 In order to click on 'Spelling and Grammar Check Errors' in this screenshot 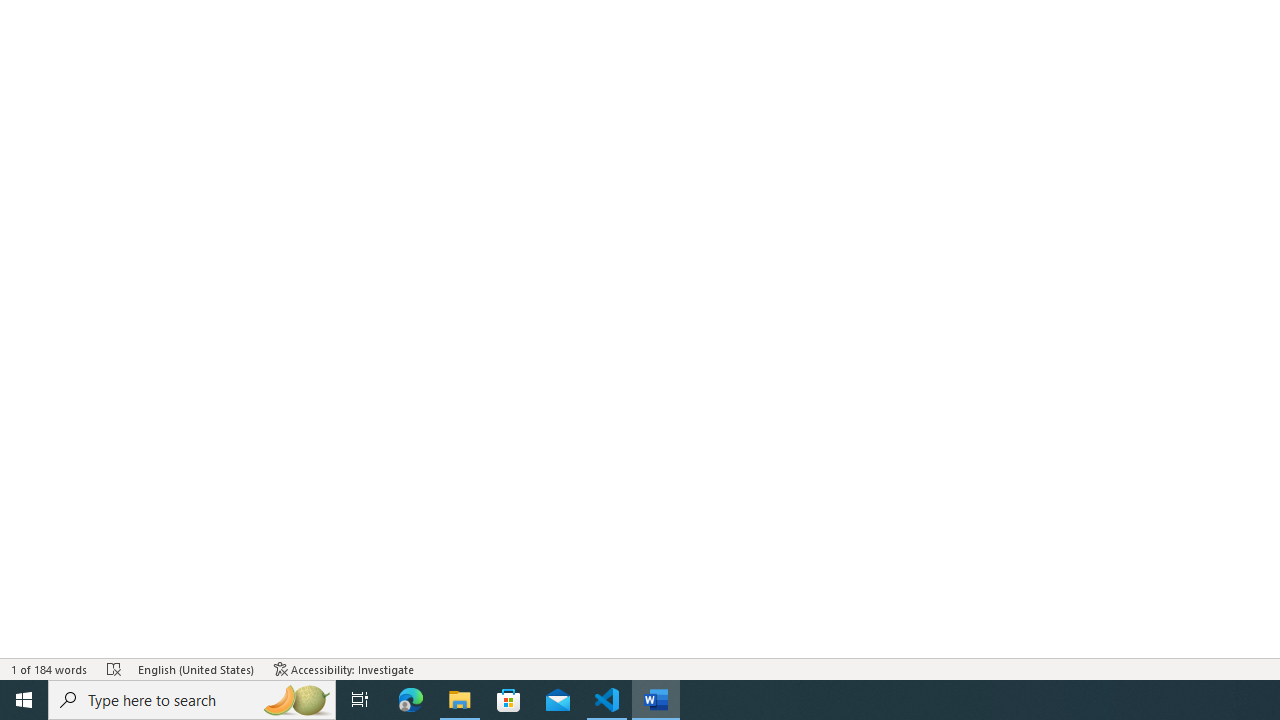, I will do `click(113, 669)`.